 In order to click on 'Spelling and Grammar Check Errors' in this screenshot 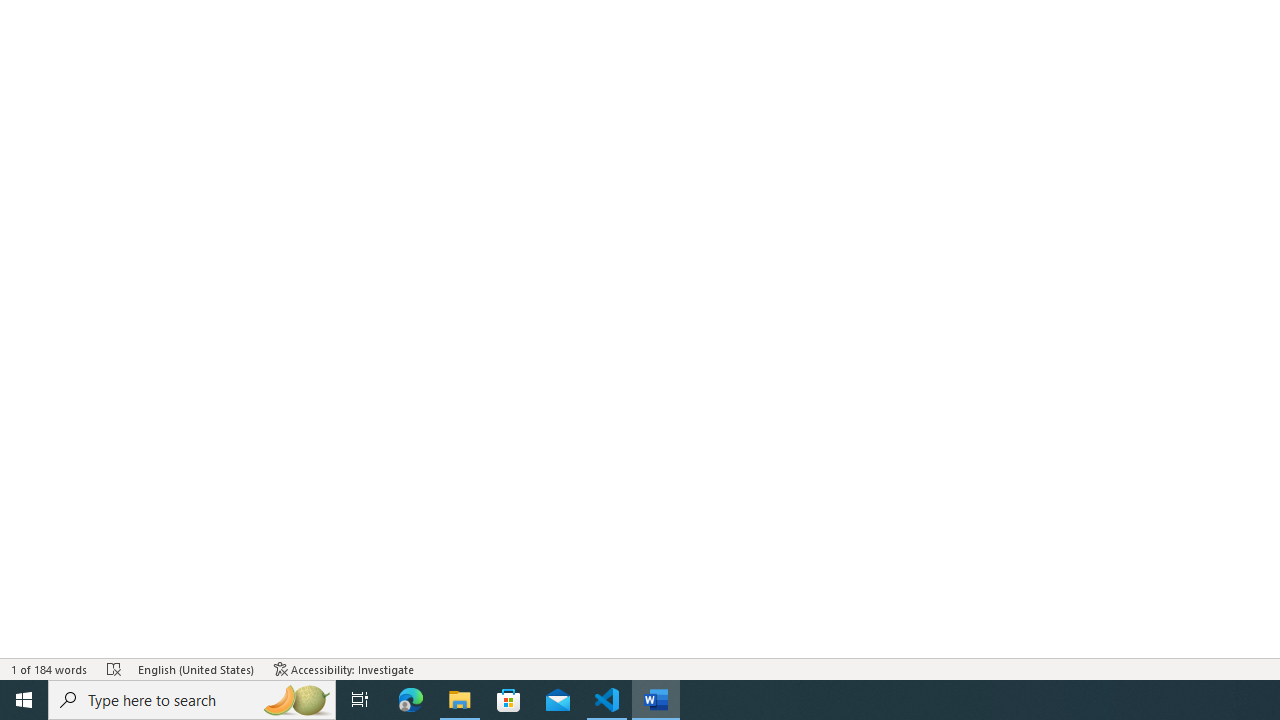, I will do `click(113, 669)`.